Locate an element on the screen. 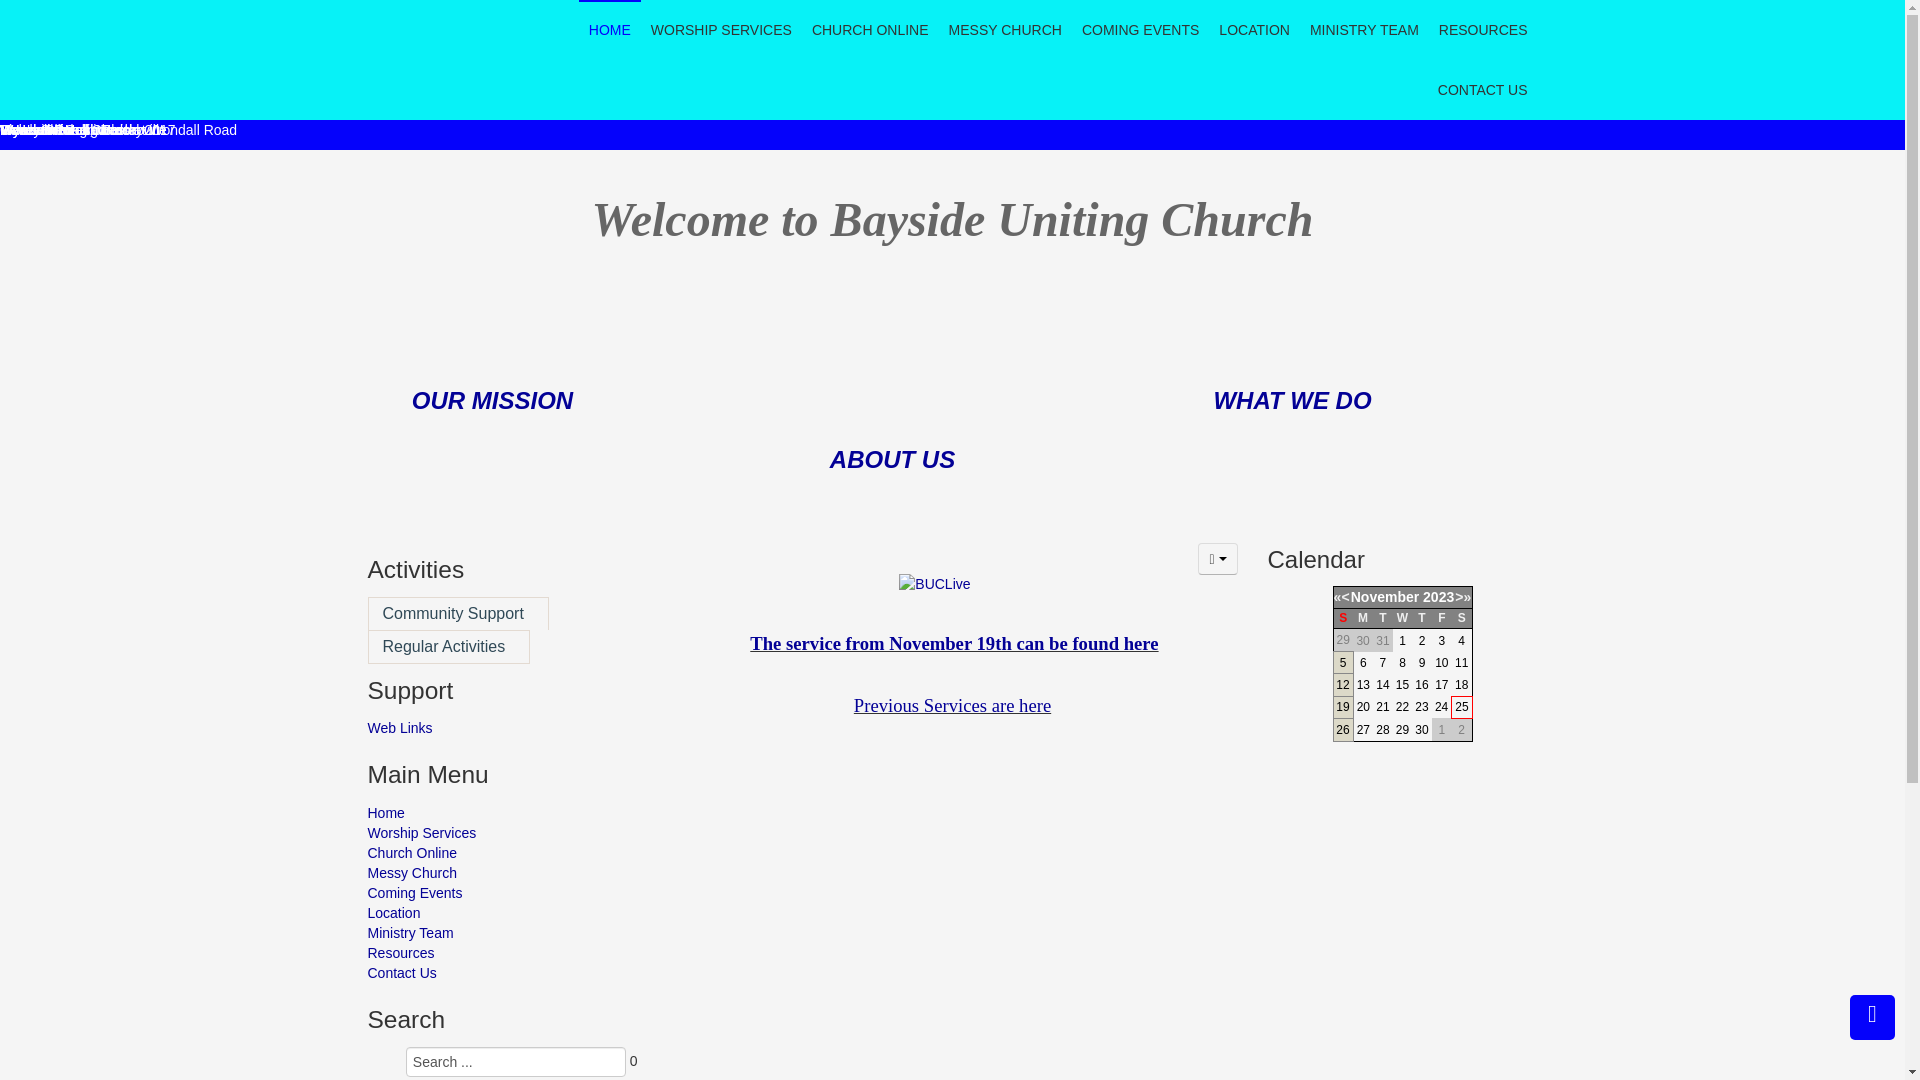 This screenshot has height=1080, width=1920. '14' is located at coordinates (1381, 684).